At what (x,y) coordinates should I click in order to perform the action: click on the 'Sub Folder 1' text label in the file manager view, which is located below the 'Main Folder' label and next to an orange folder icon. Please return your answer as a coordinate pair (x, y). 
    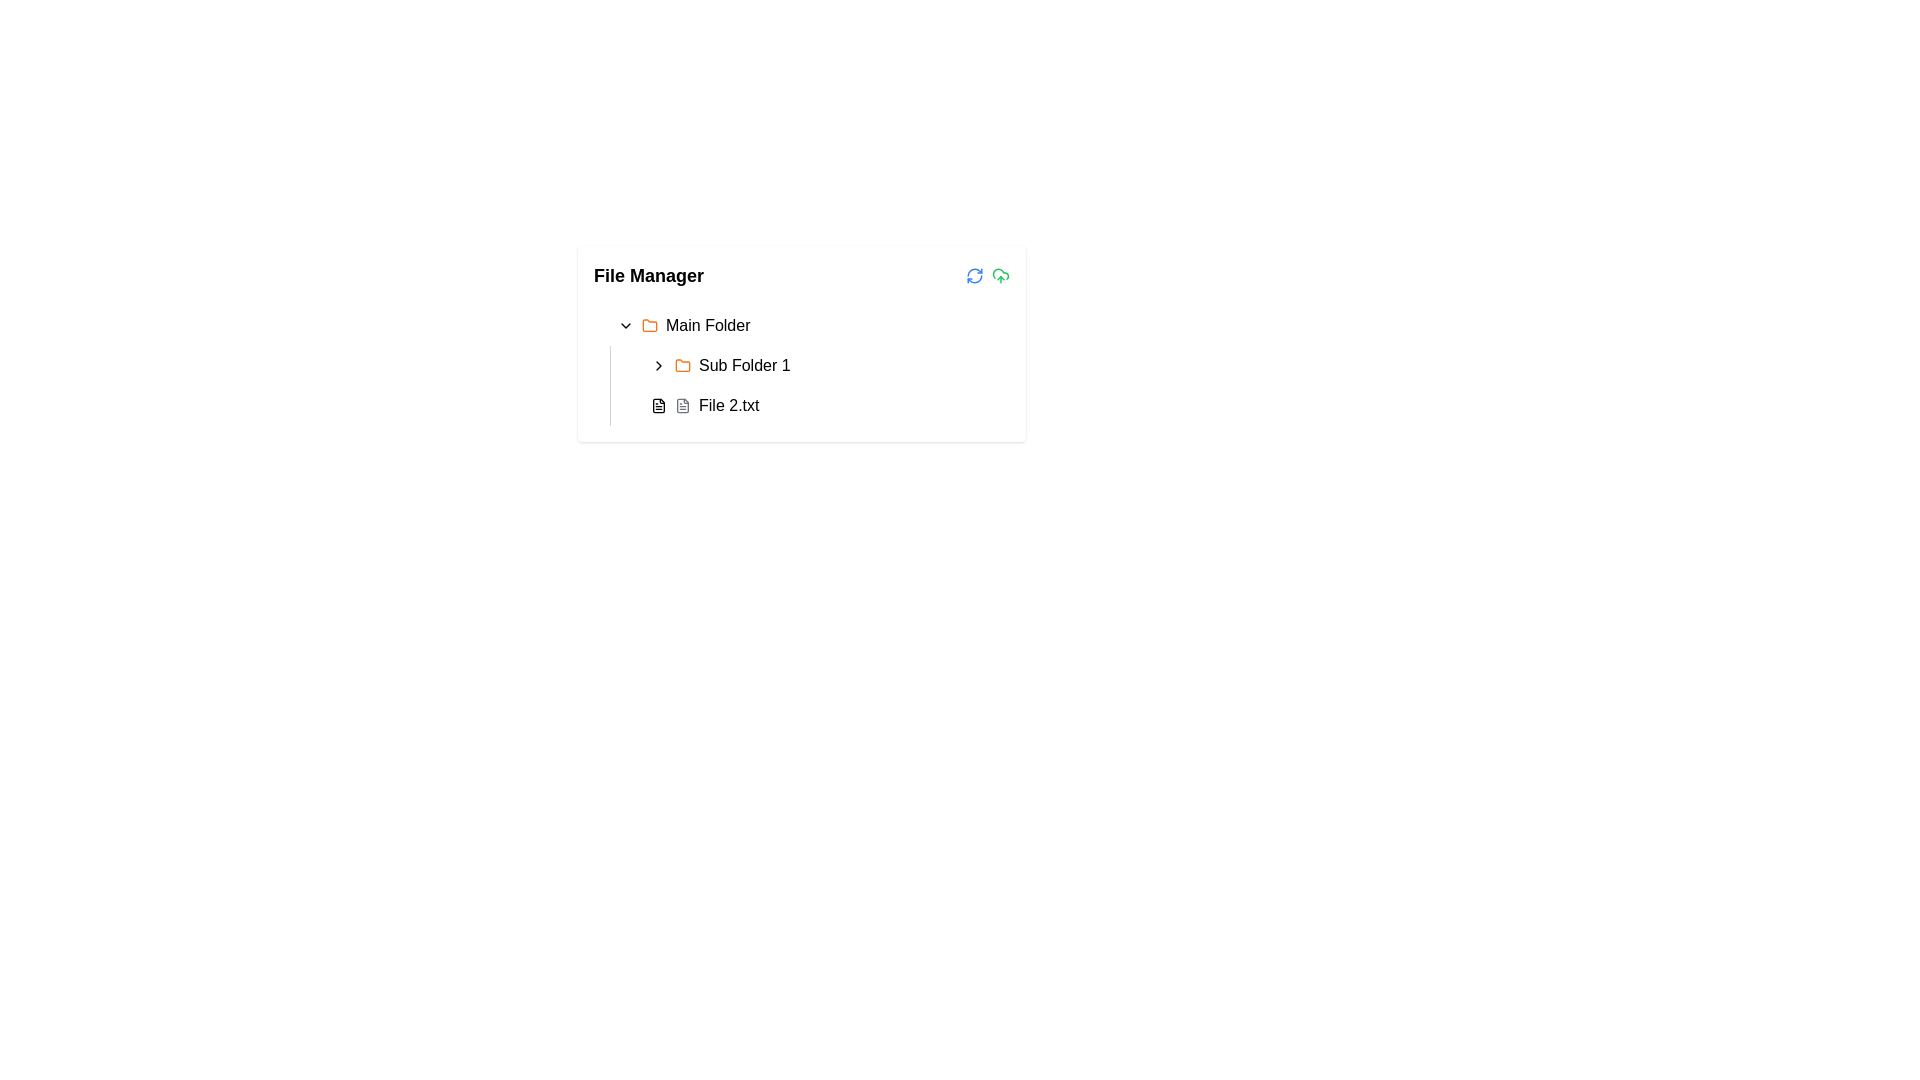
    Looking at the image, I should click on (743, 366).